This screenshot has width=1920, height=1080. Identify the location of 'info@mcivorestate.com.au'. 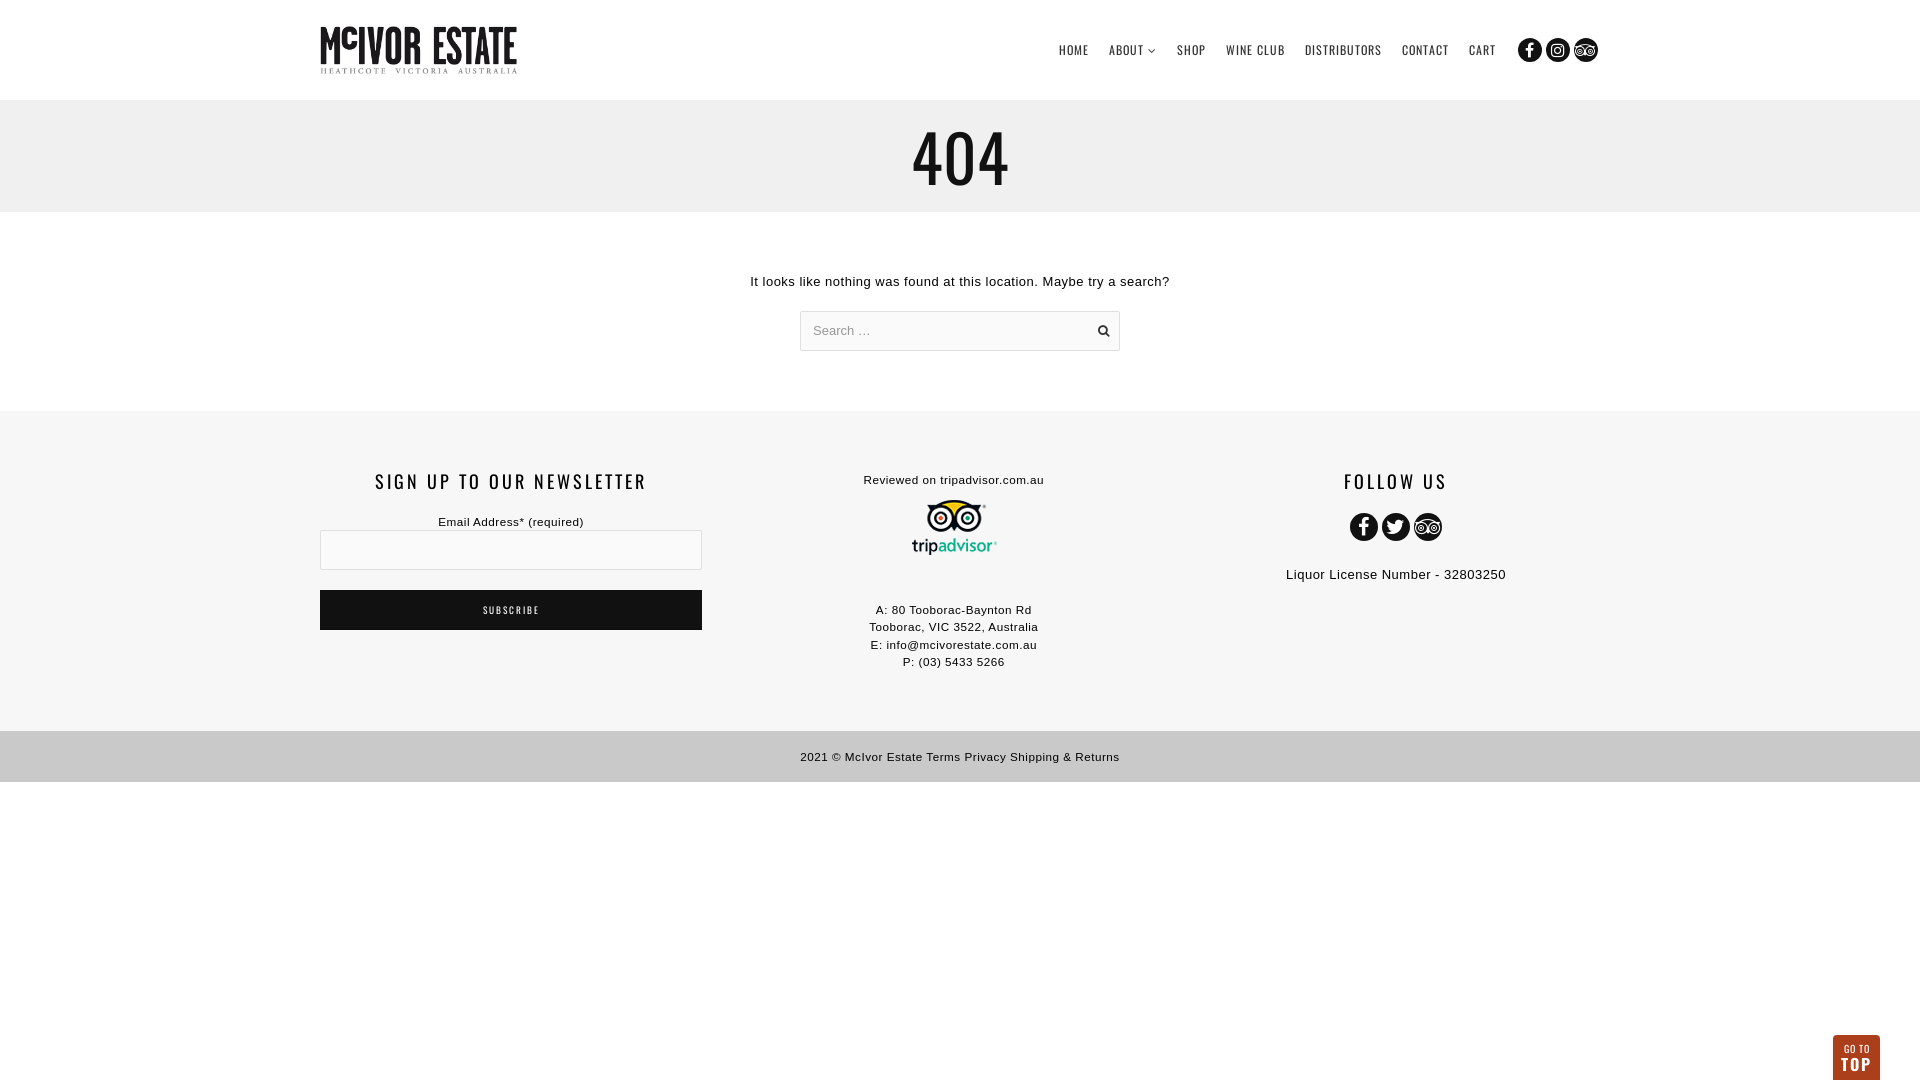
(885, 644).